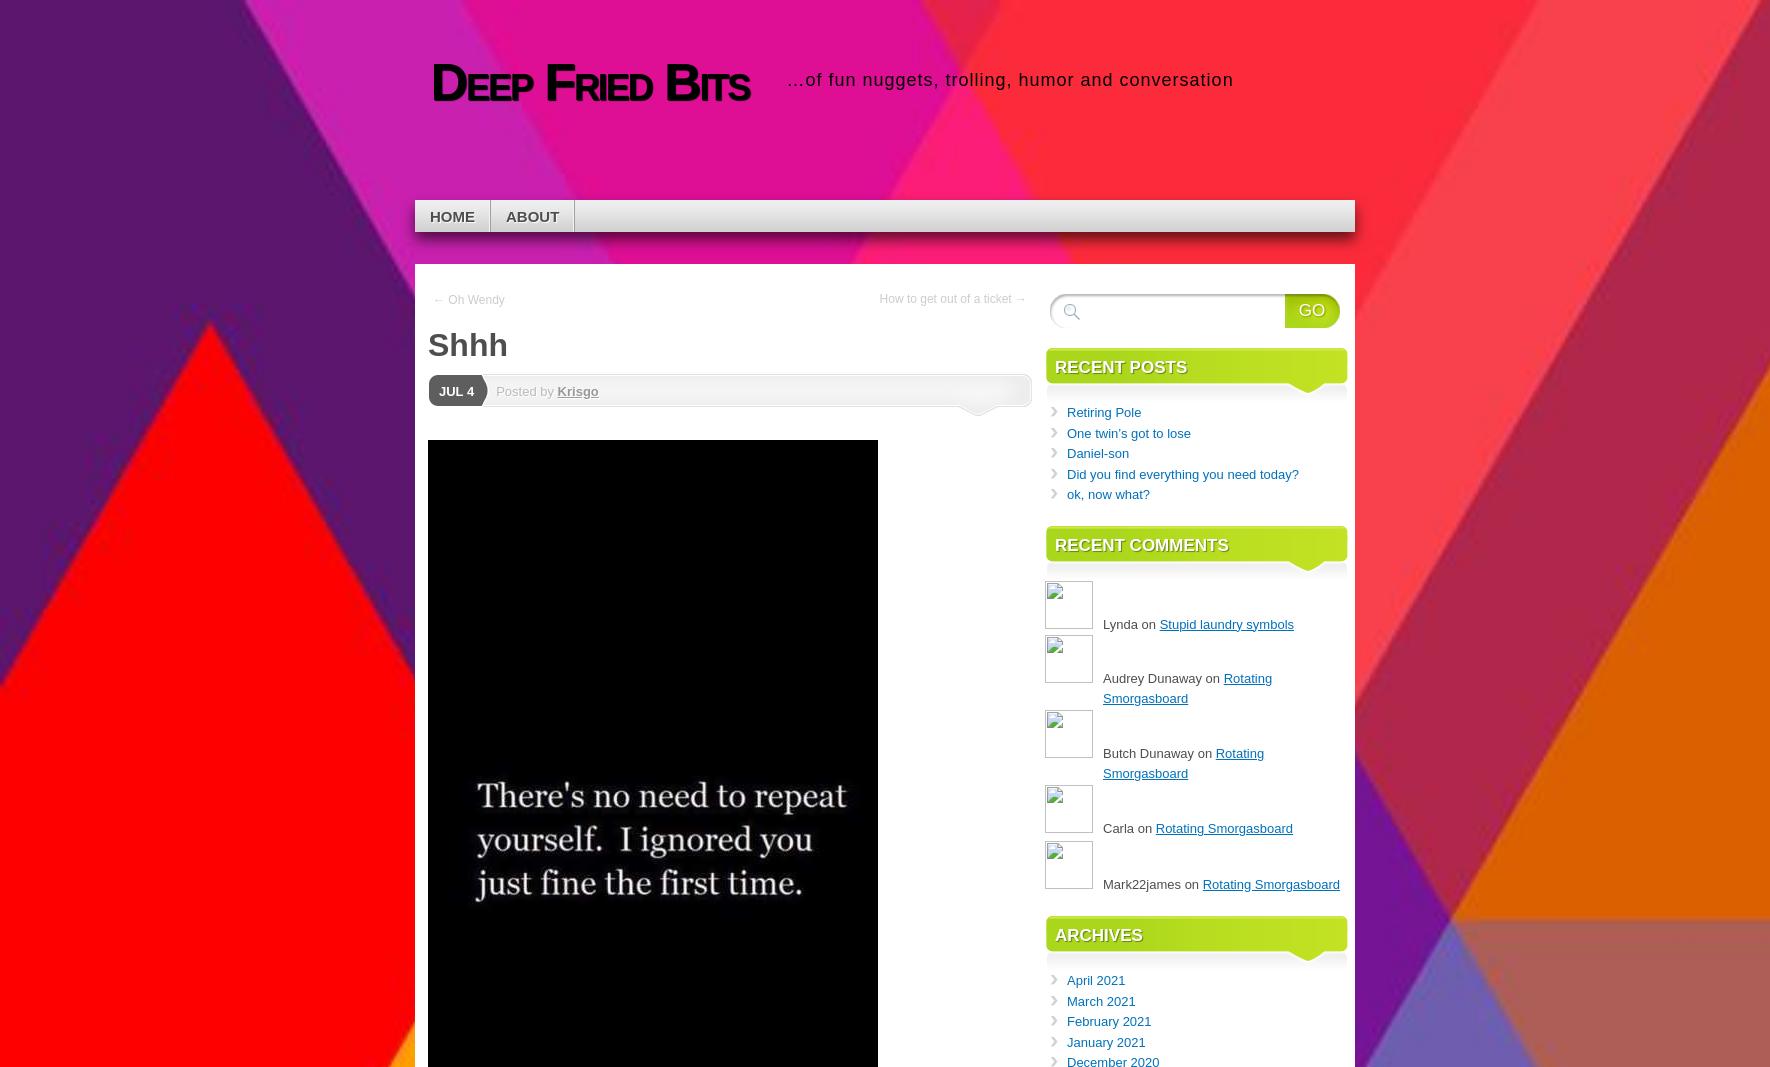 Image resolution: width=1770 pixels, height=1067 pixels. I want to click on 'How to get out of a ticket →', so click(951, 298).